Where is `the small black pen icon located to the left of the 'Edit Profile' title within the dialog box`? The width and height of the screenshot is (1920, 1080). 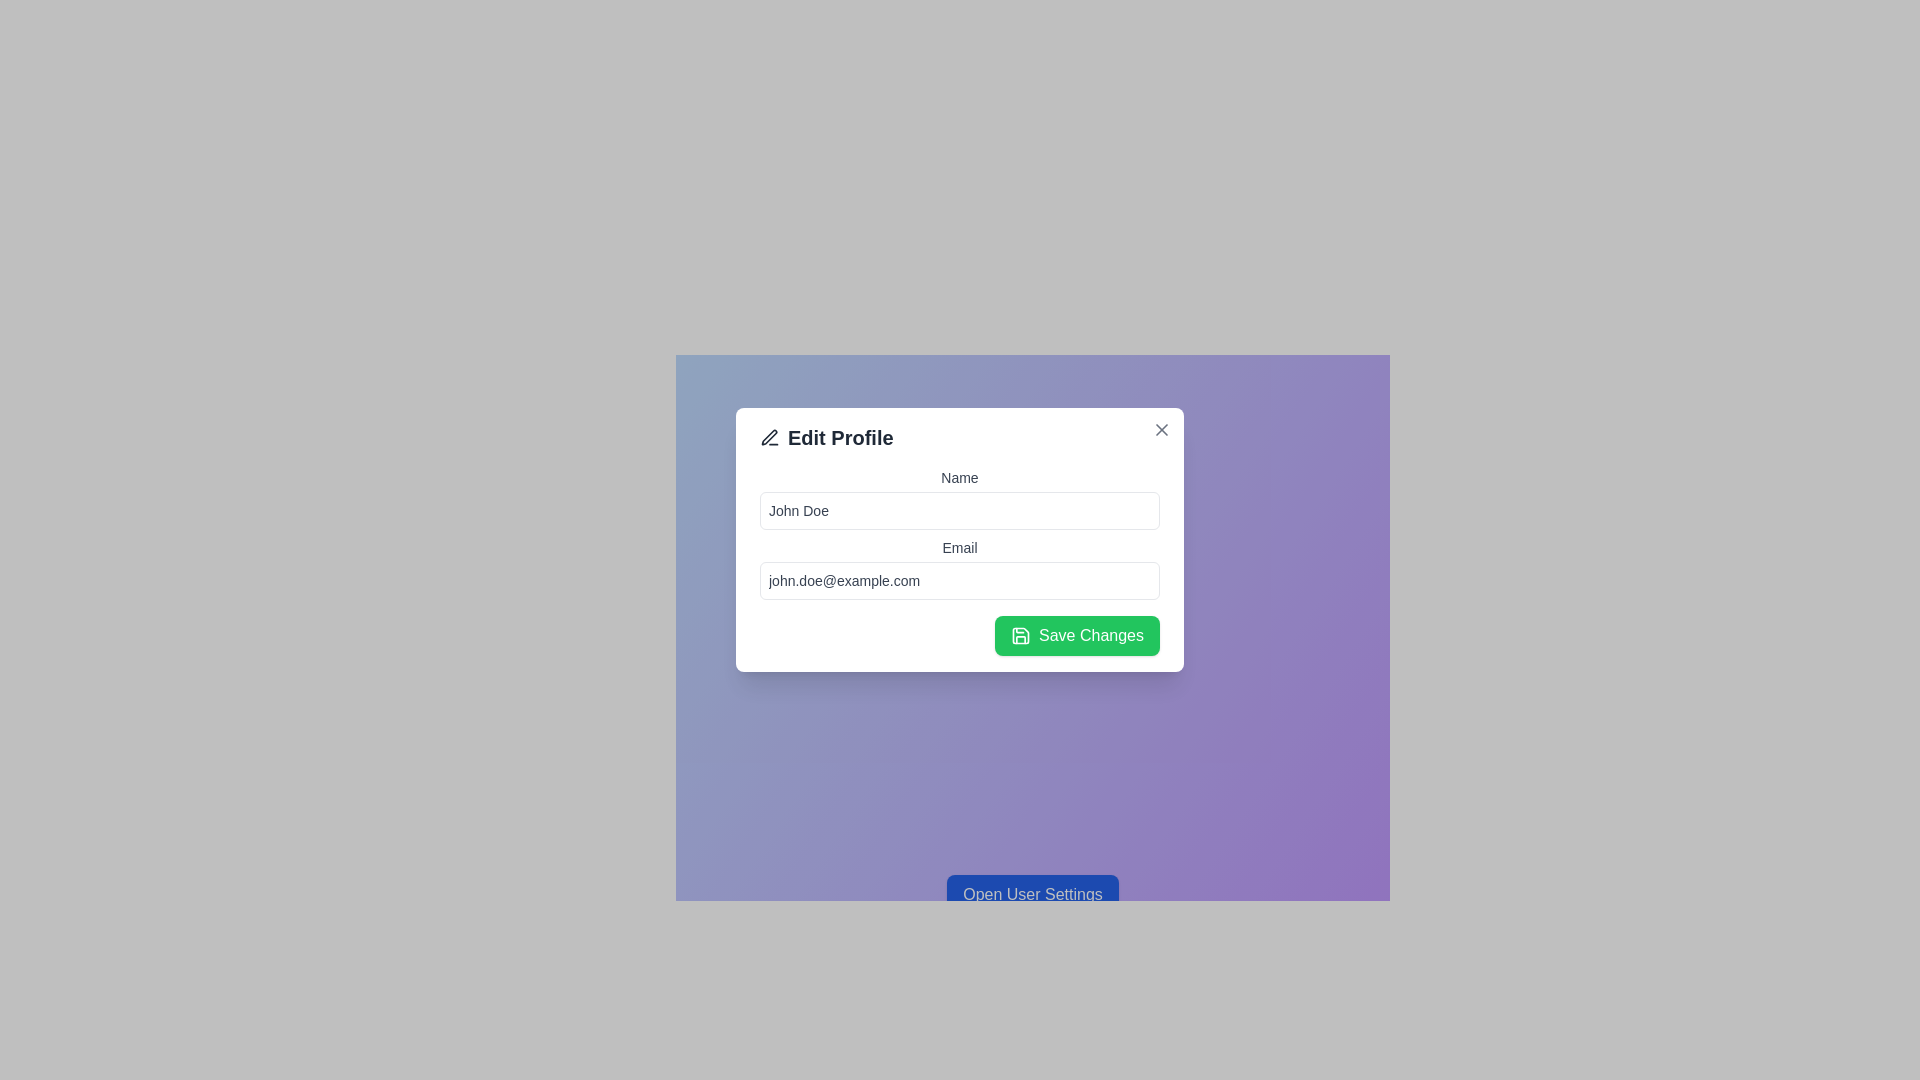
the small black pen icon located to the left of the 'Edit Profile' title within the dialog box is located at coordinates (768, 437).